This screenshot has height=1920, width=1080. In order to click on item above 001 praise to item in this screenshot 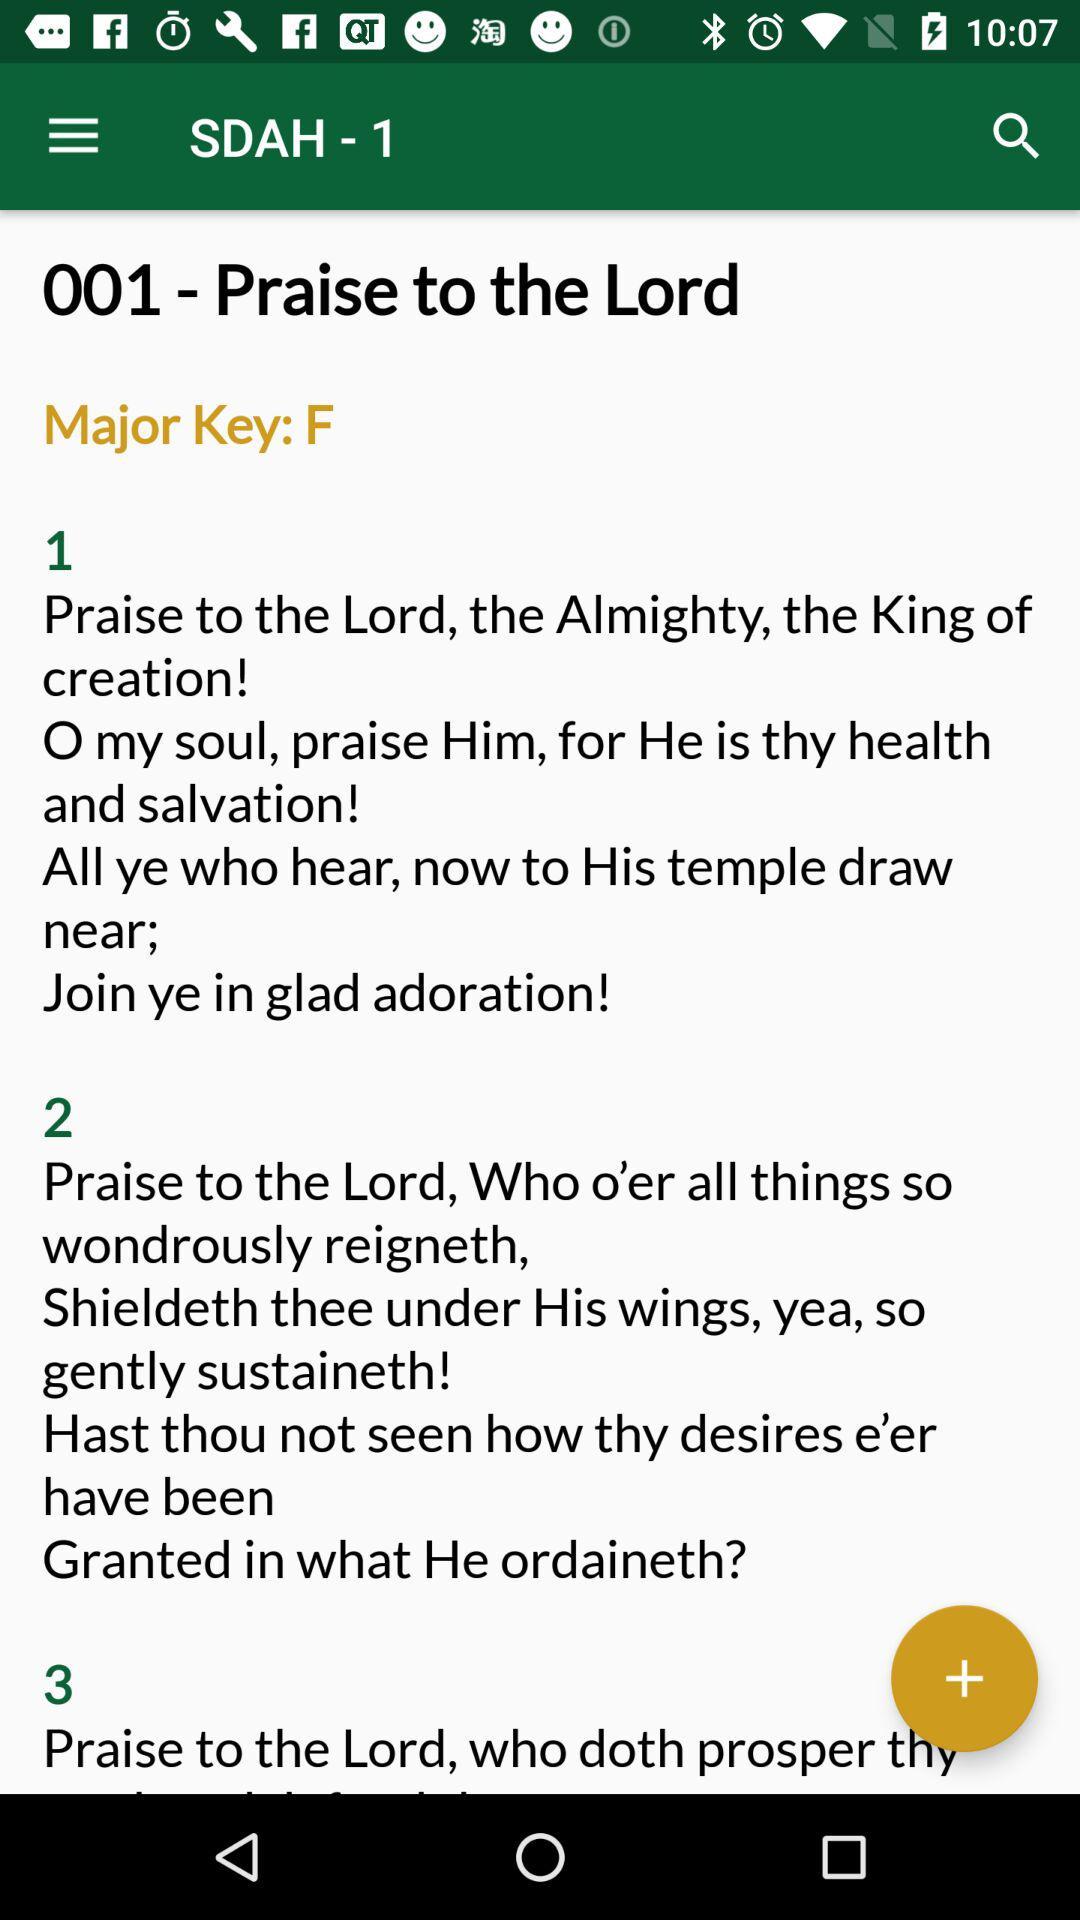, I will do `click(72, 135)`.